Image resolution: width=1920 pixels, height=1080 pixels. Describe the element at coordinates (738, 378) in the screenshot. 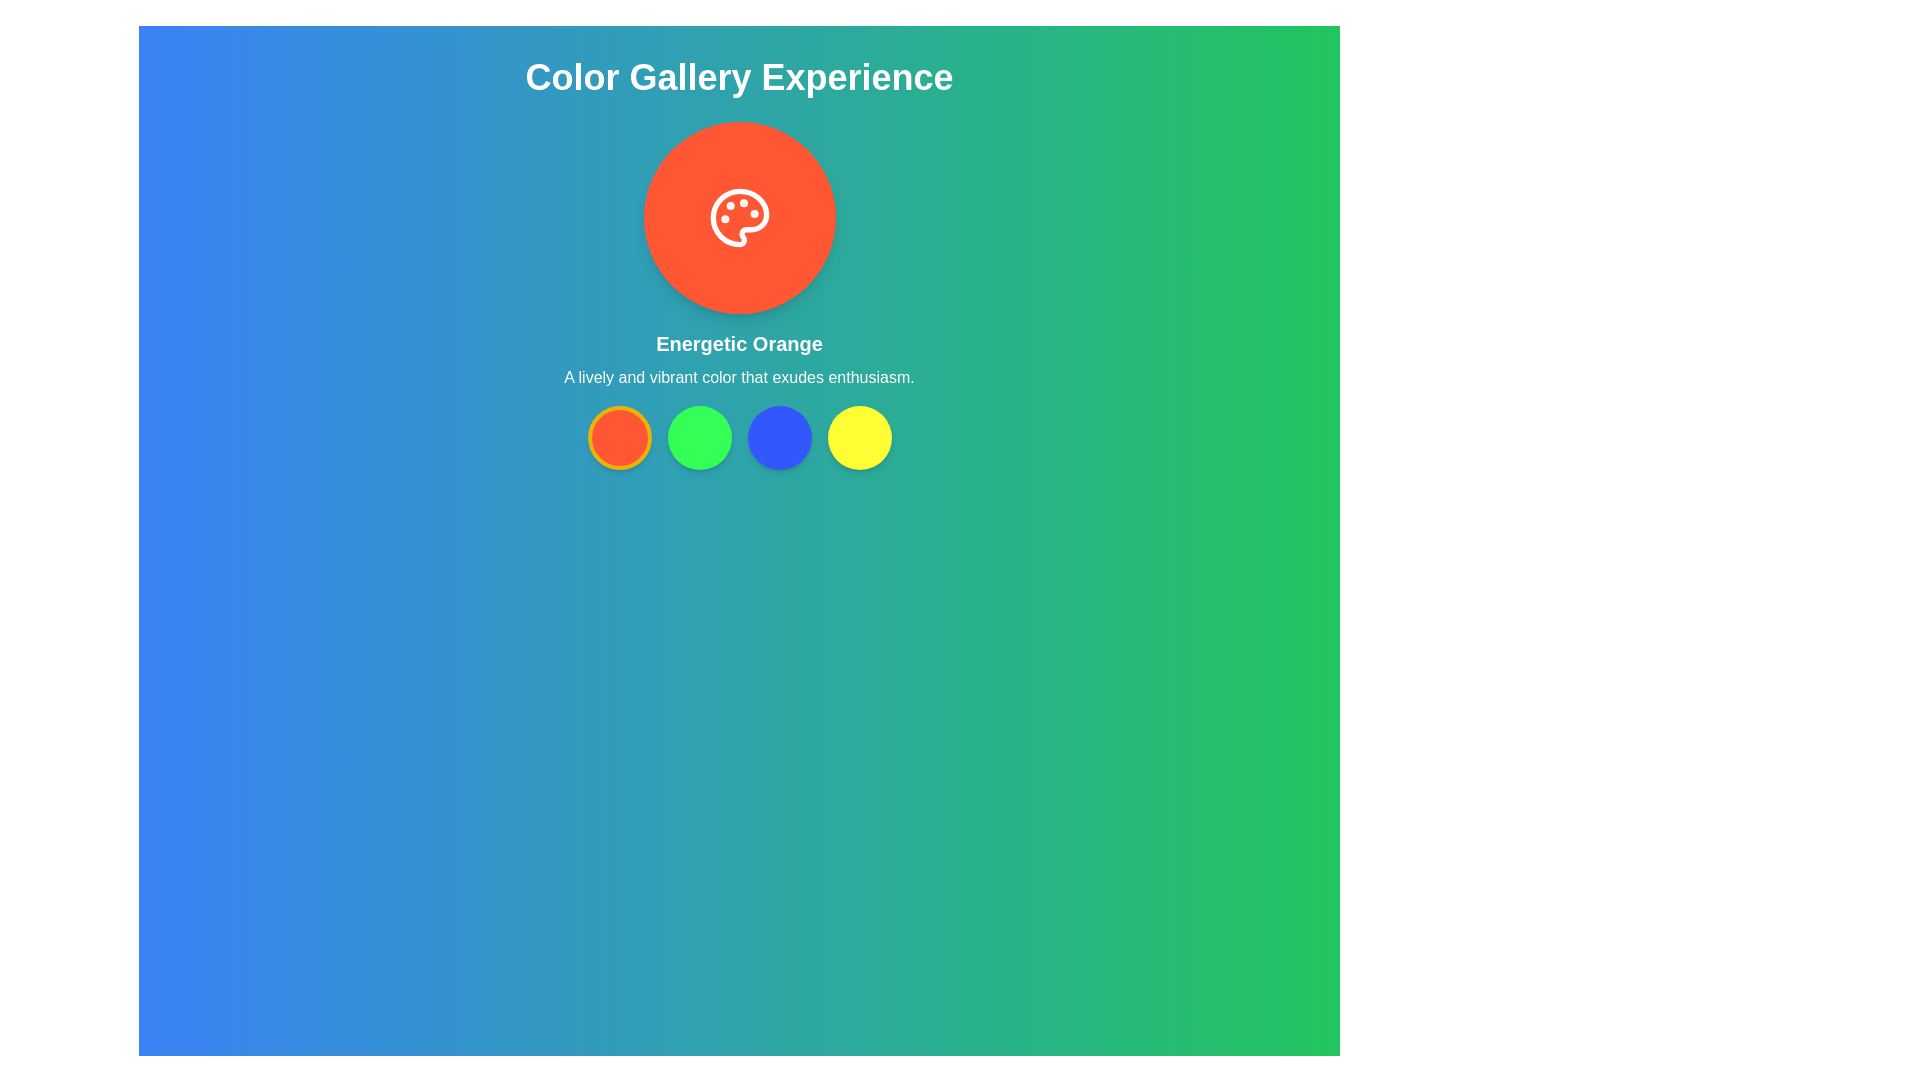

I see `the non-interactive text label providing descriptive information about the color 'Energetic Orange', located below the text 'Energetic Orange' and above a horizontal arrangement of colored circles` at that location.